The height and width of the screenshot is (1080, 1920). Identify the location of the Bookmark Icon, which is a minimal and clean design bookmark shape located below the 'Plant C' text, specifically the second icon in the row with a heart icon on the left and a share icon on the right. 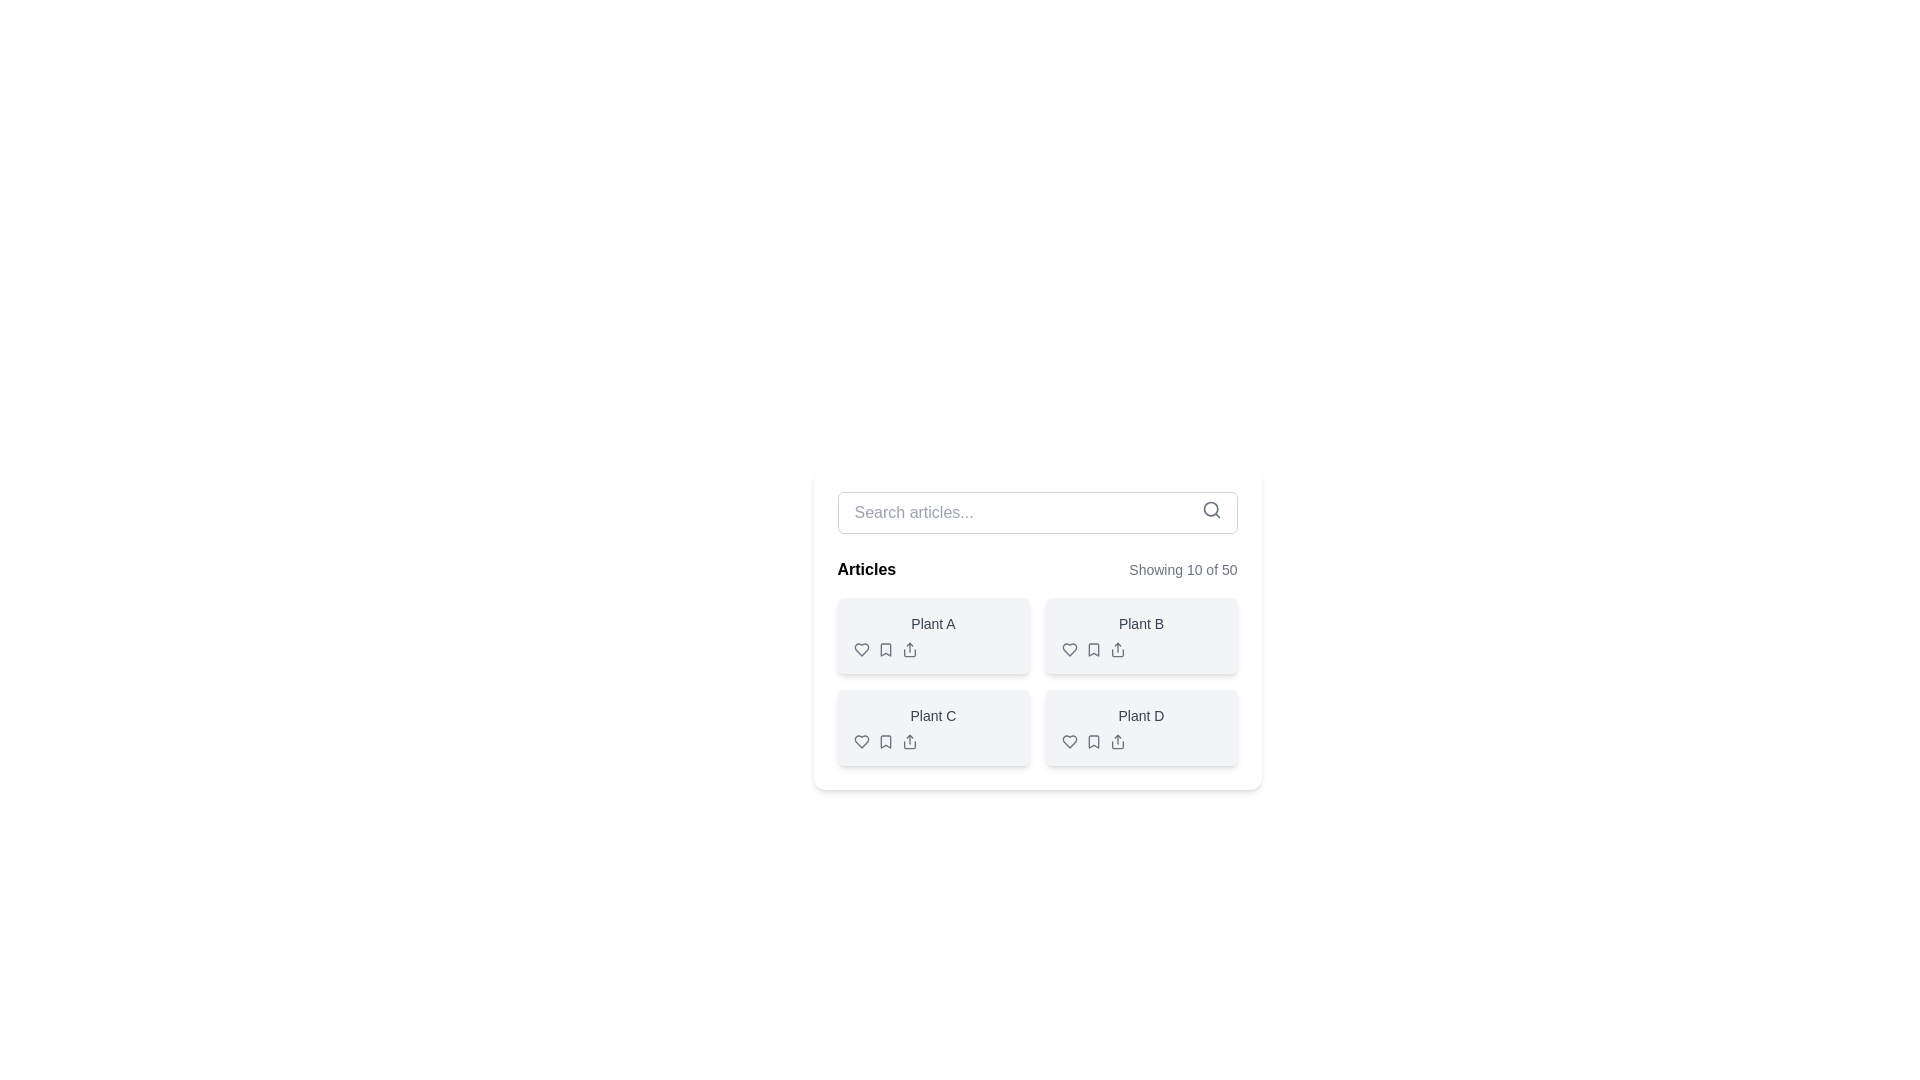
(884, 741).